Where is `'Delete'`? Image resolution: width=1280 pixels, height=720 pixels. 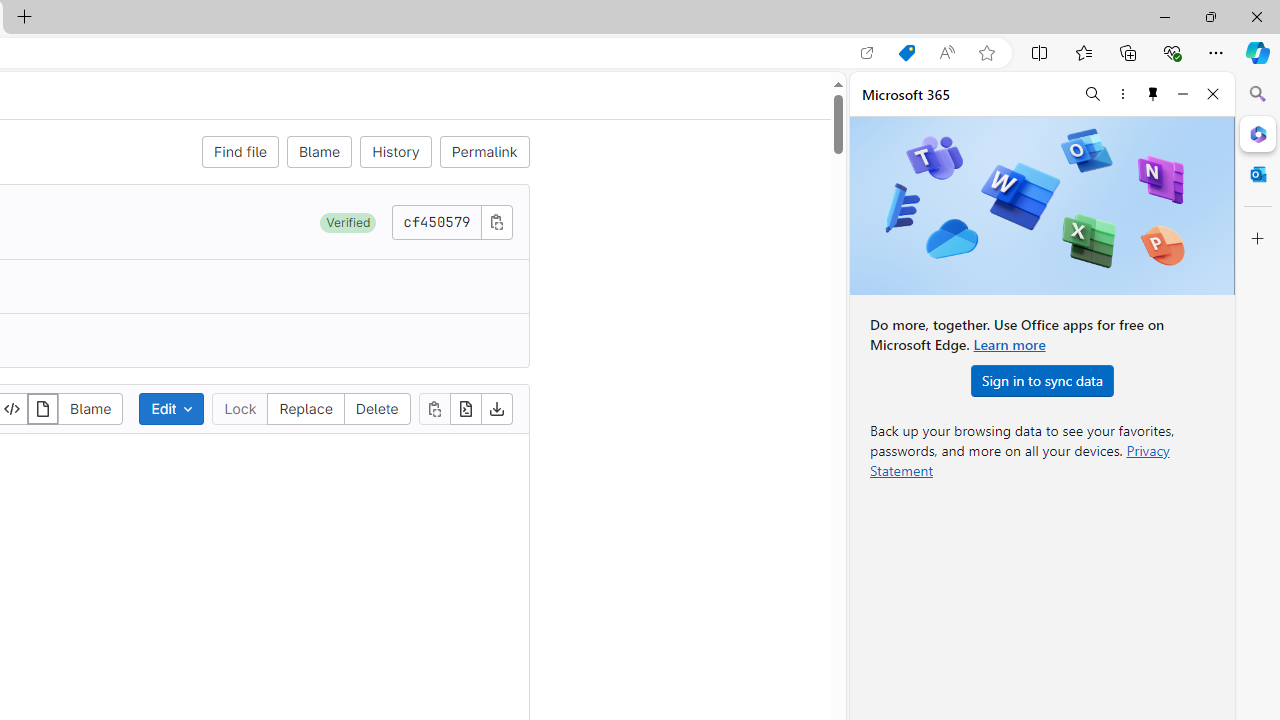
'Delete' is located at coordinates (376, 407).